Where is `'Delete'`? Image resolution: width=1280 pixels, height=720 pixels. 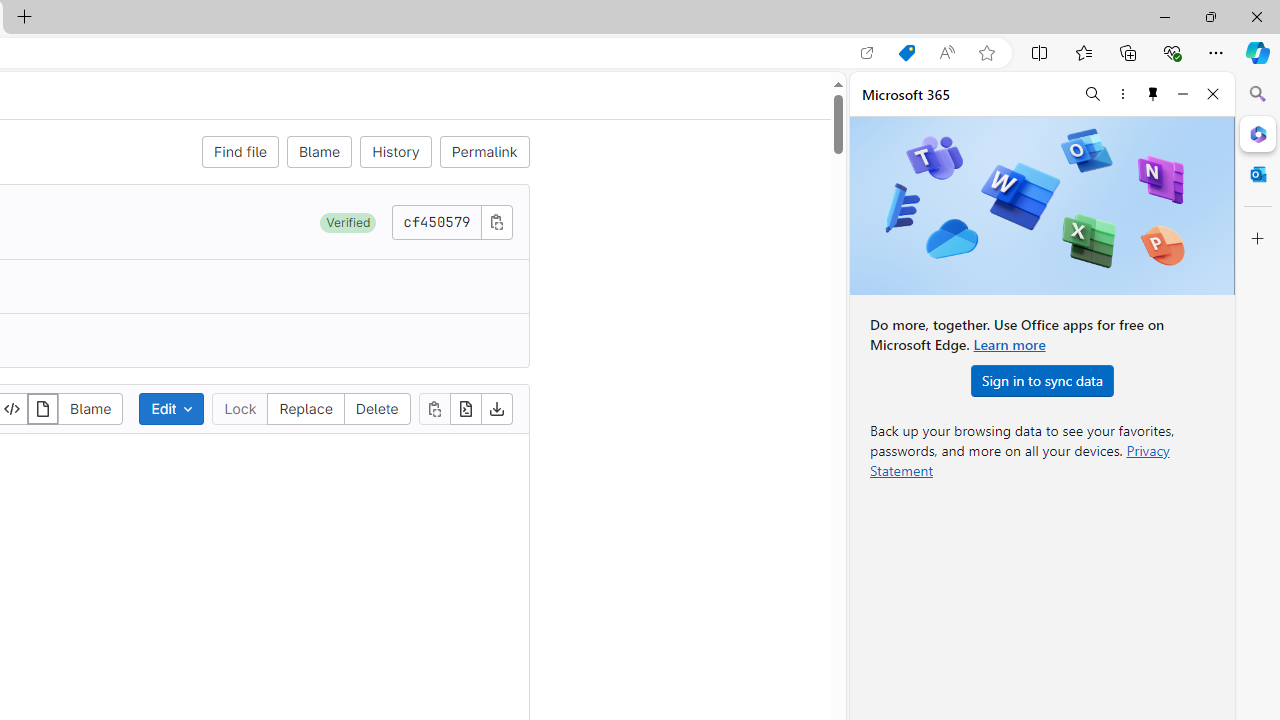
'Delete' is located at coordinates (376, 407).